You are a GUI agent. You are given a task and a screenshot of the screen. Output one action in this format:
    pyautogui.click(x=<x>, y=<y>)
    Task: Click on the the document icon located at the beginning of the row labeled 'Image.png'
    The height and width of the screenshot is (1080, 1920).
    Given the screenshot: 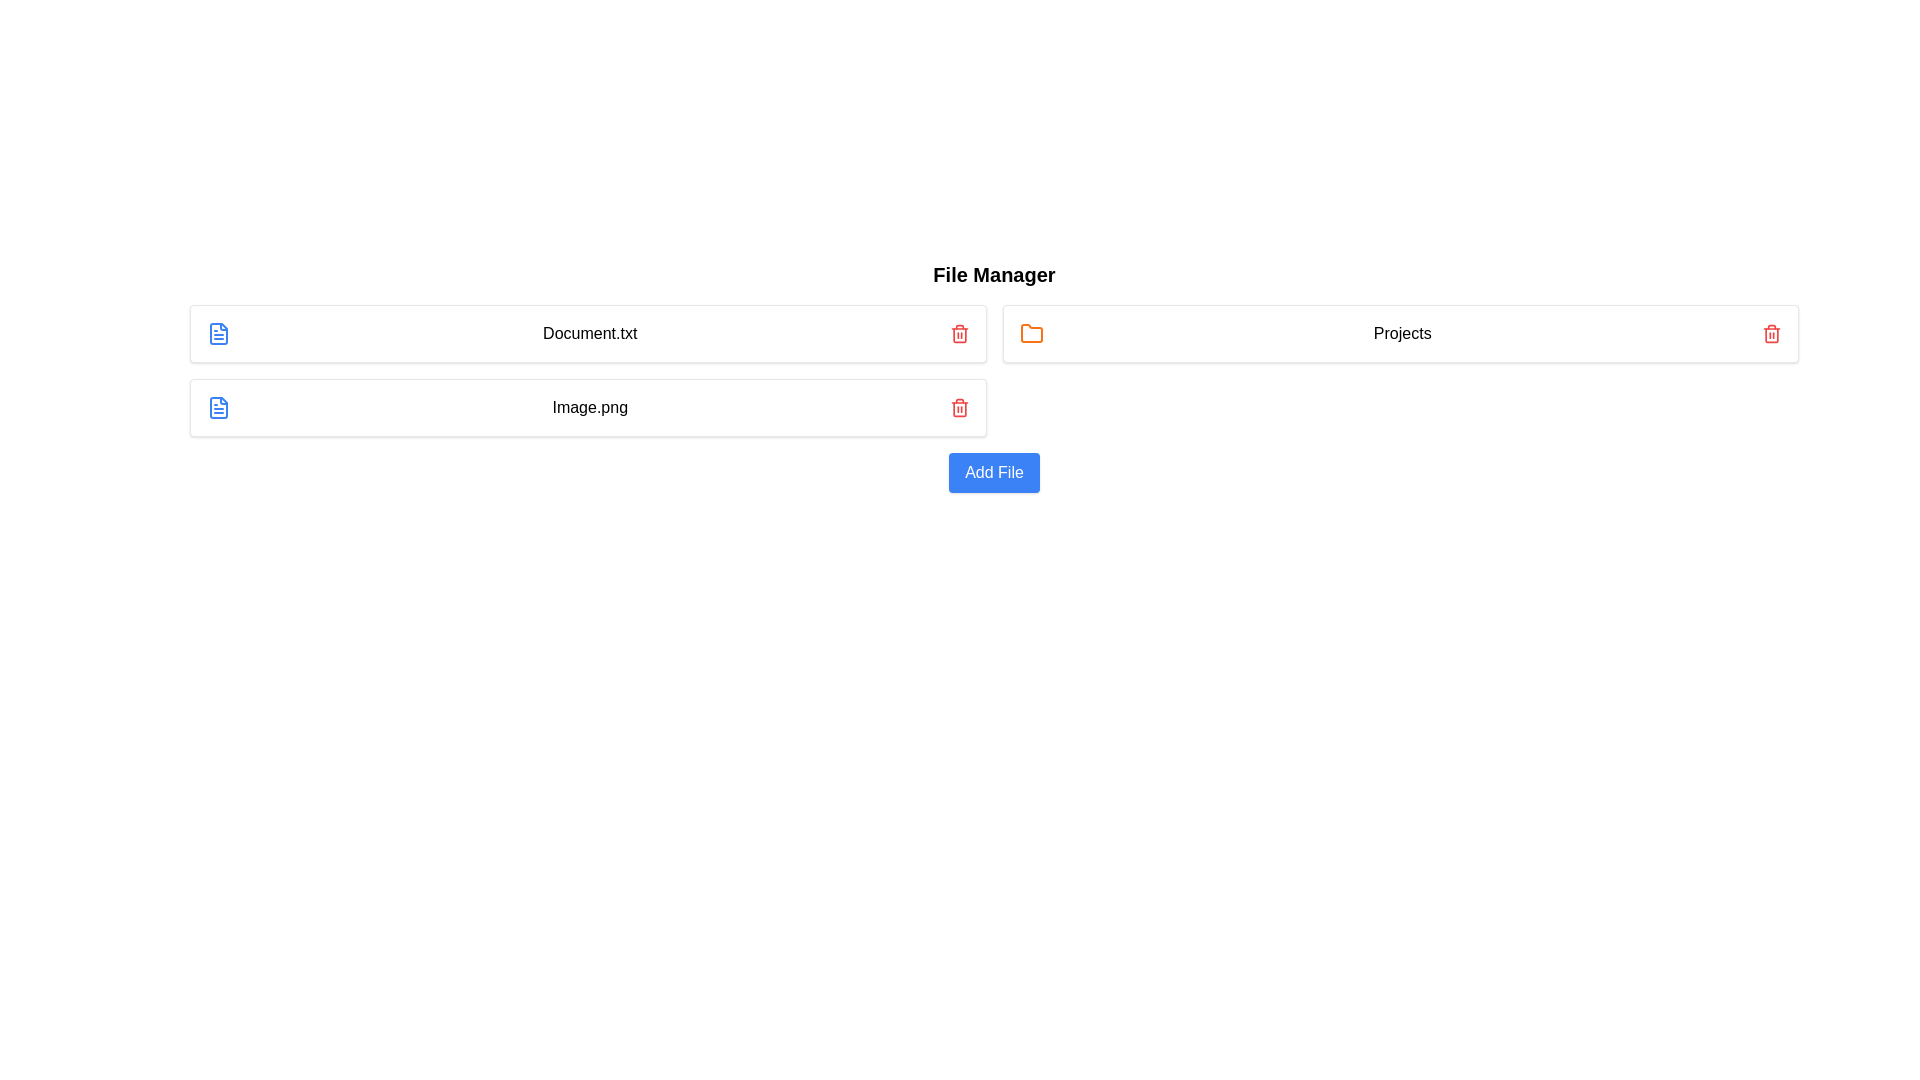 What is the action you would take?
    pyautogui.click(x=219, y=407)
    